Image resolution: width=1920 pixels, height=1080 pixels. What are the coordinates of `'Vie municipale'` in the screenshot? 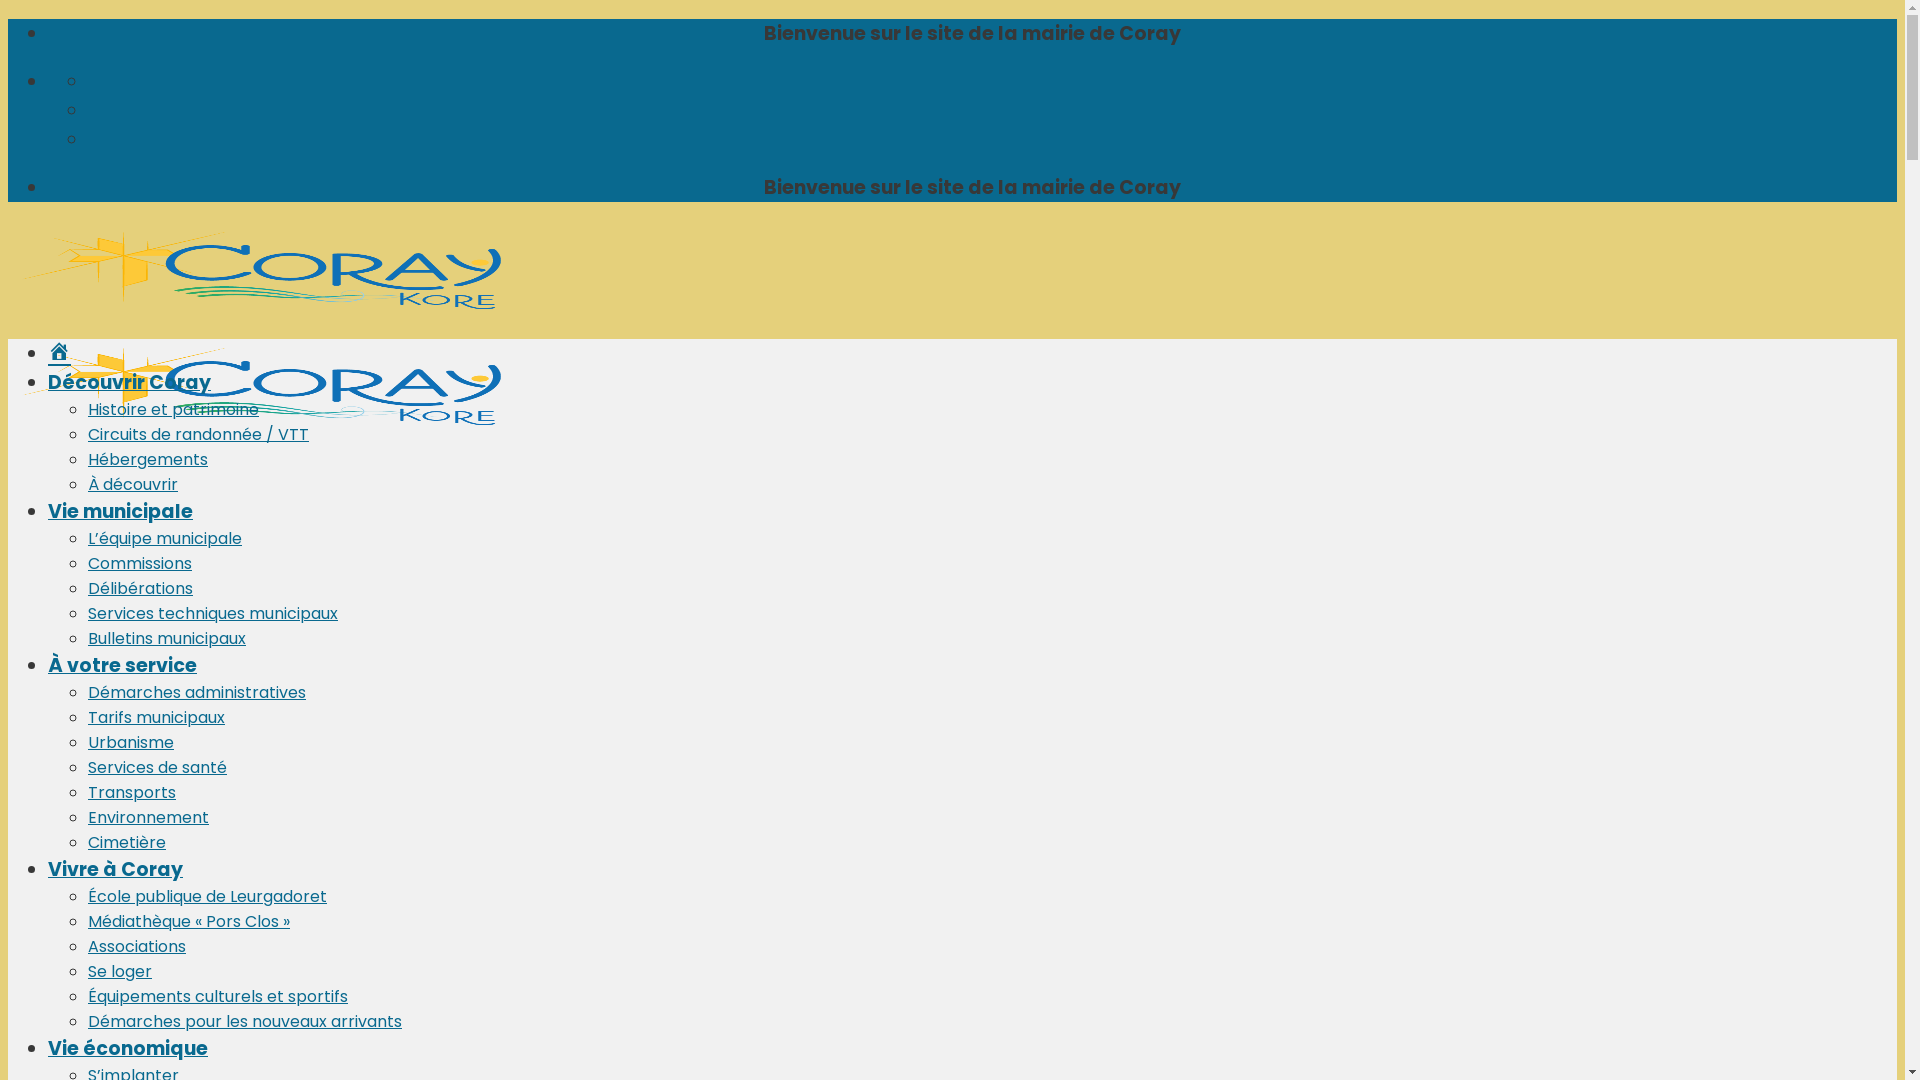 It's located at (119, 510).